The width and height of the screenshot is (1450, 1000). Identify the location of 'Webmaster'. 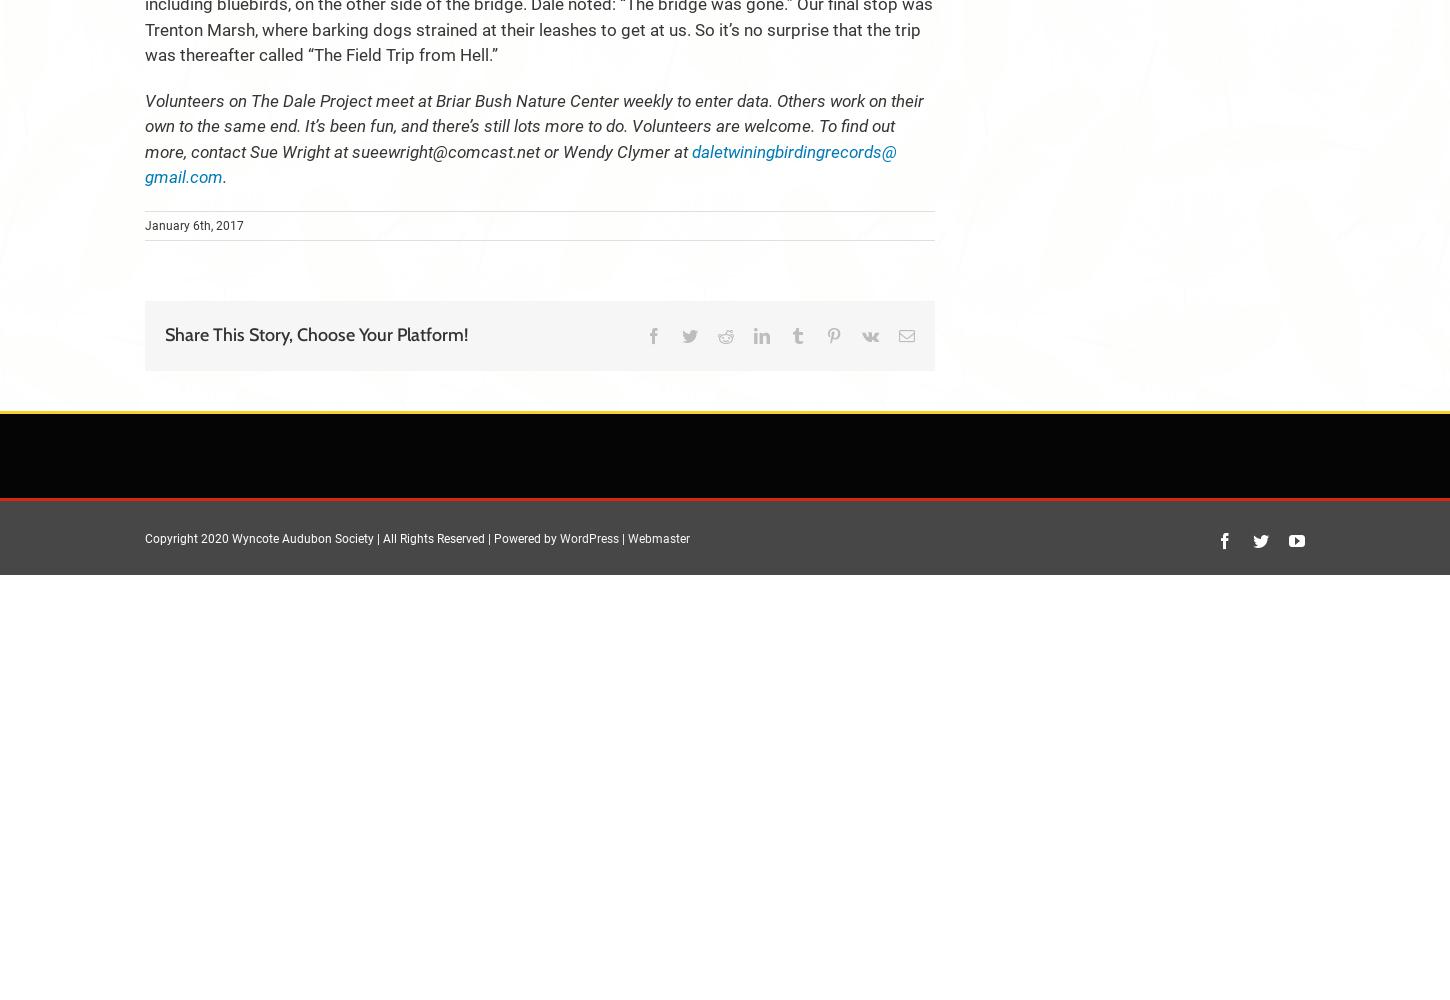
(658, 538).